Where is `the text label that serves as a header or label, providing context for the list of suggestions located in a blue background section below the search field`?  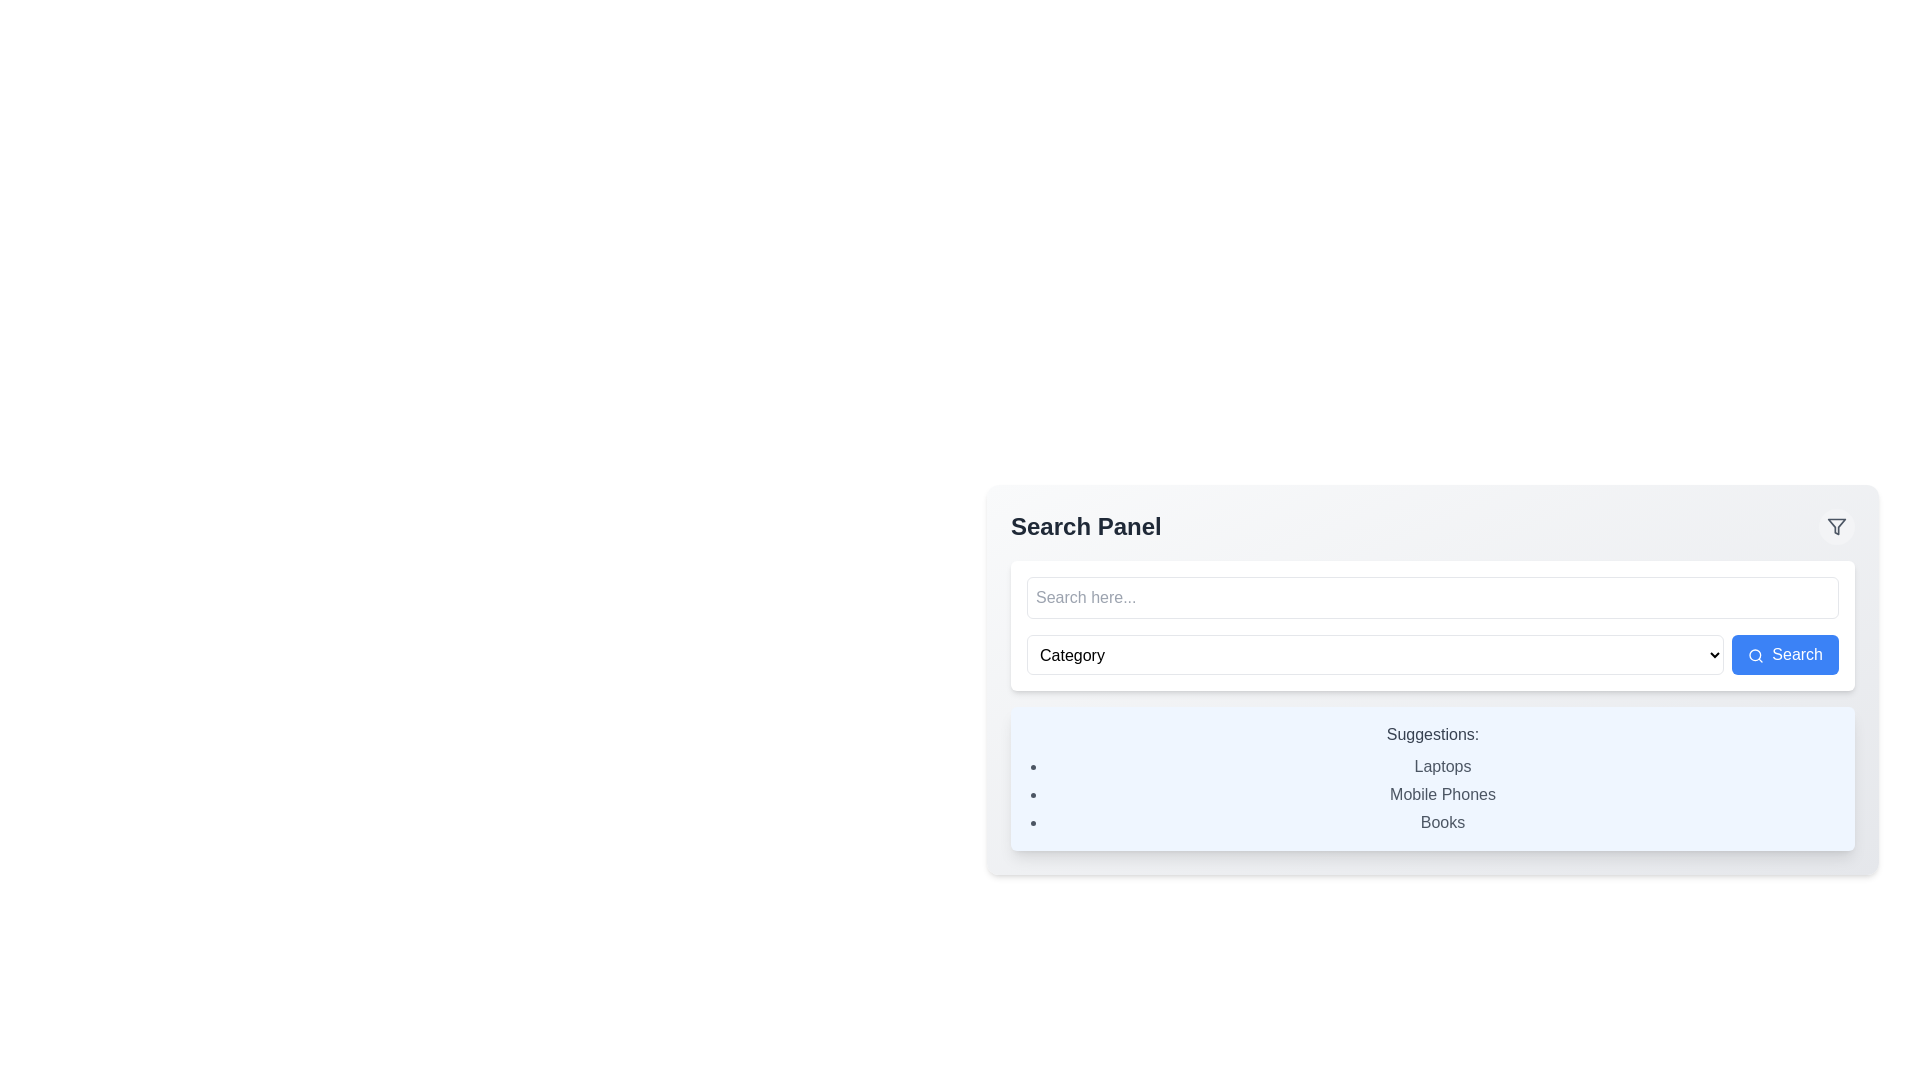
the text label that serves as a header or label, providing context for the list of suggestions located in a blue background section below the search field is located at coordinates (1432, 735).